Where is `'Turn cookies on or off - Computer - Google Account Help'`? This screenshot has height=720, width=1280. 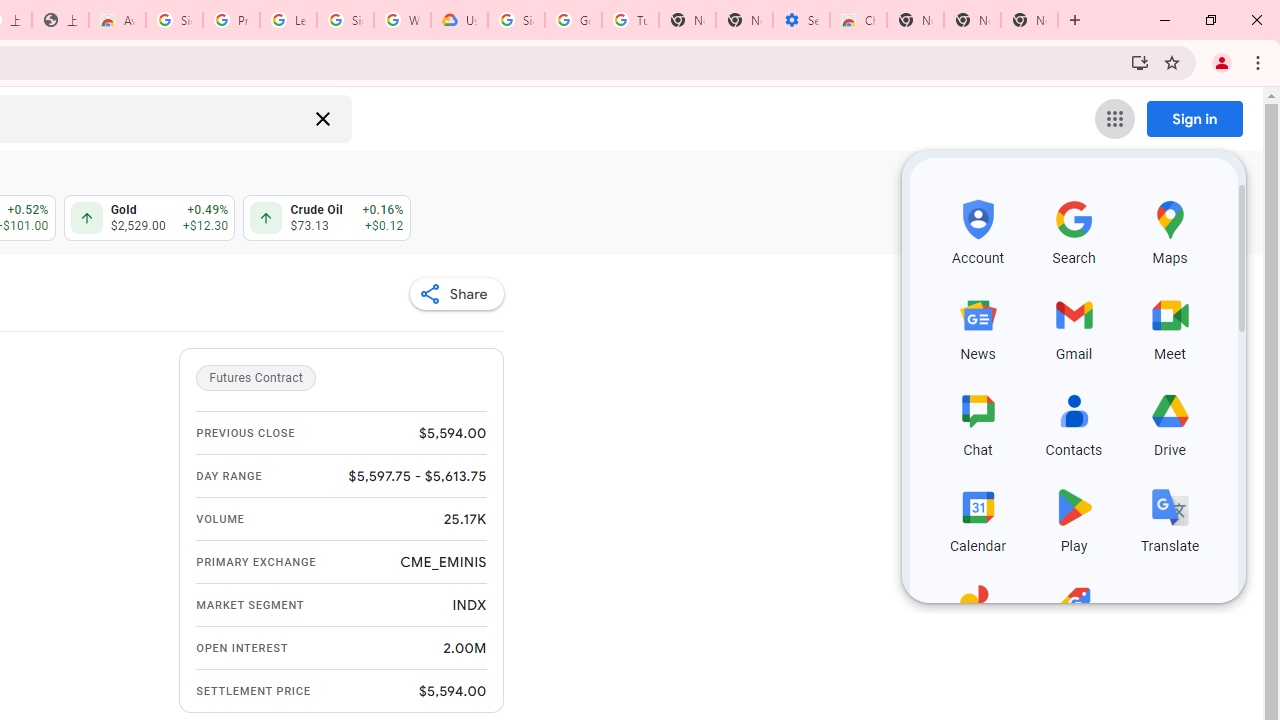 'Turn cookies on or off - Computer - Google Account Help' is located at coordinates (629, 20).